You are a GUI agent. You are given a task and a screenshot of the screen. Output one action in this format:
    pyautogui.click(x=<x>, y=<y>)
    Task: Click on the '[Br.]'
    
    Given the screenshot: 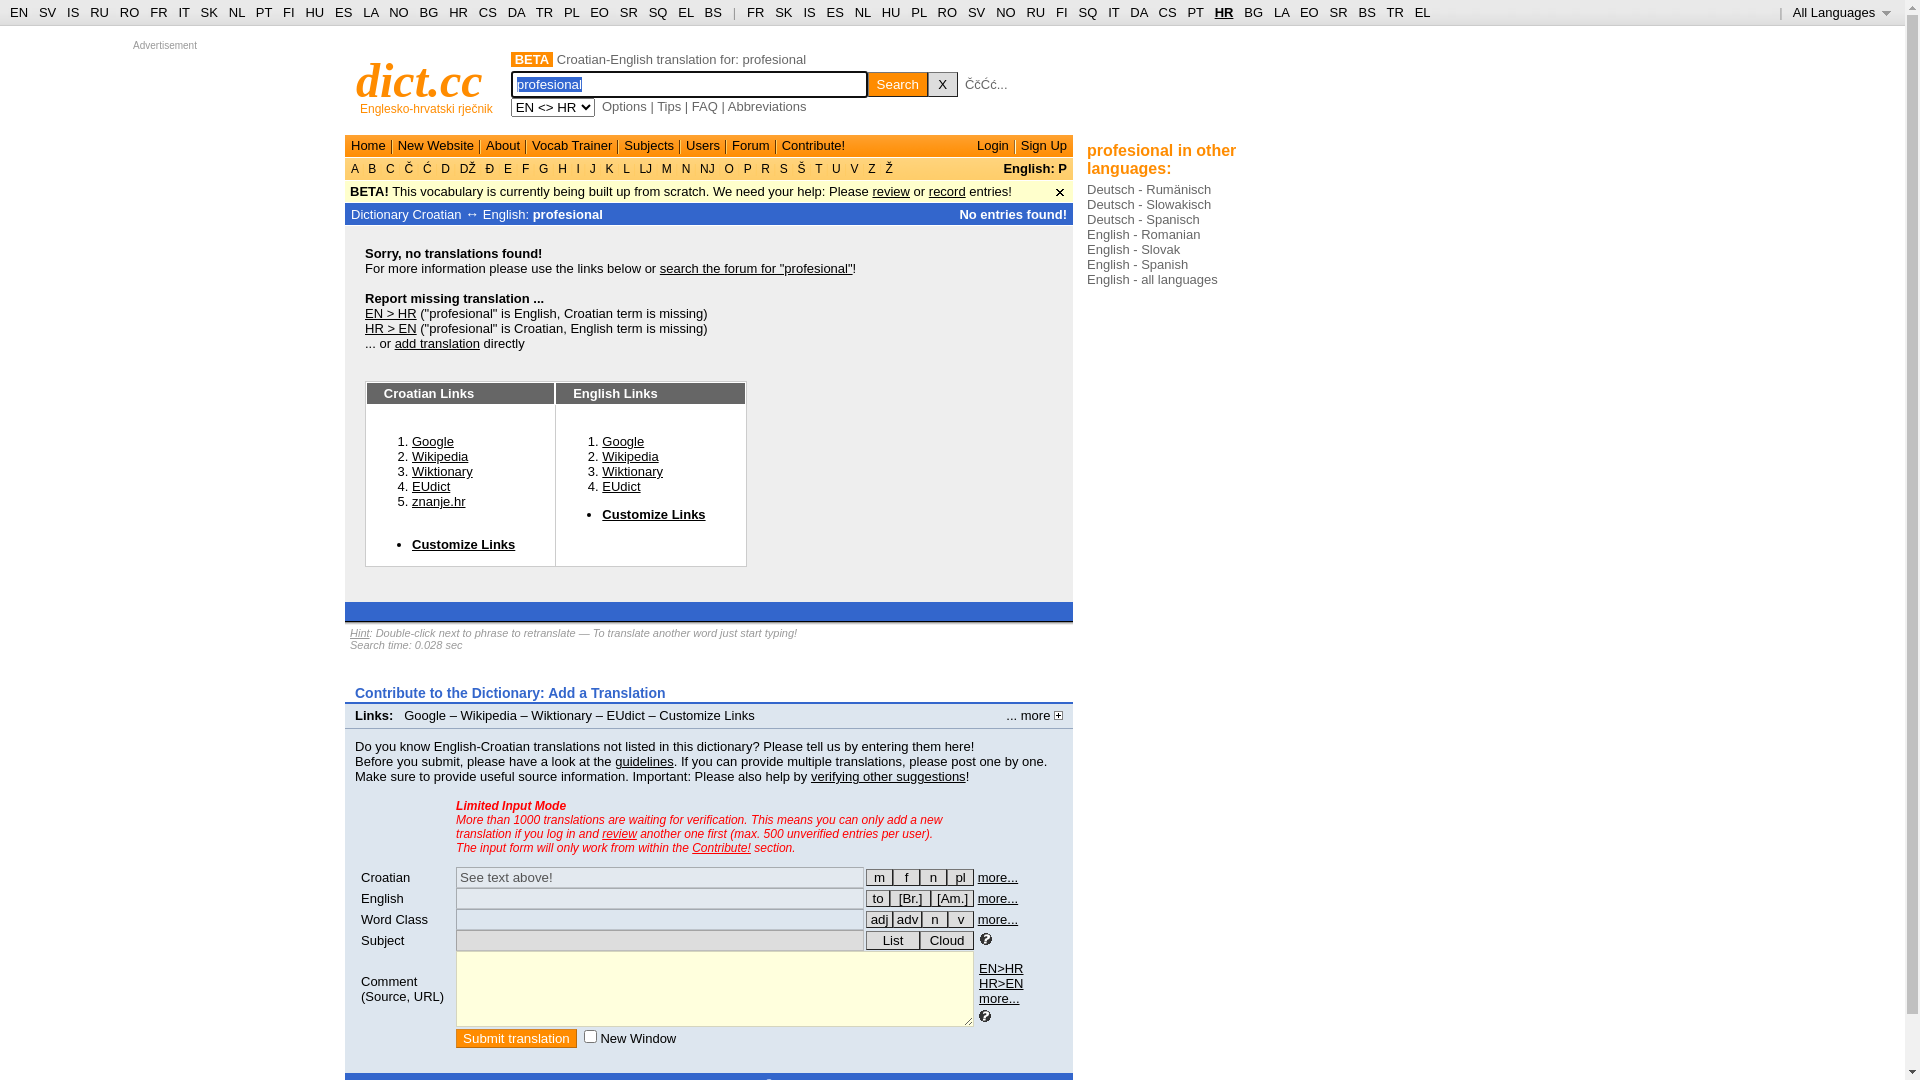 What is the action you would take?
    pyautogui.click(x=909, y=897)
    